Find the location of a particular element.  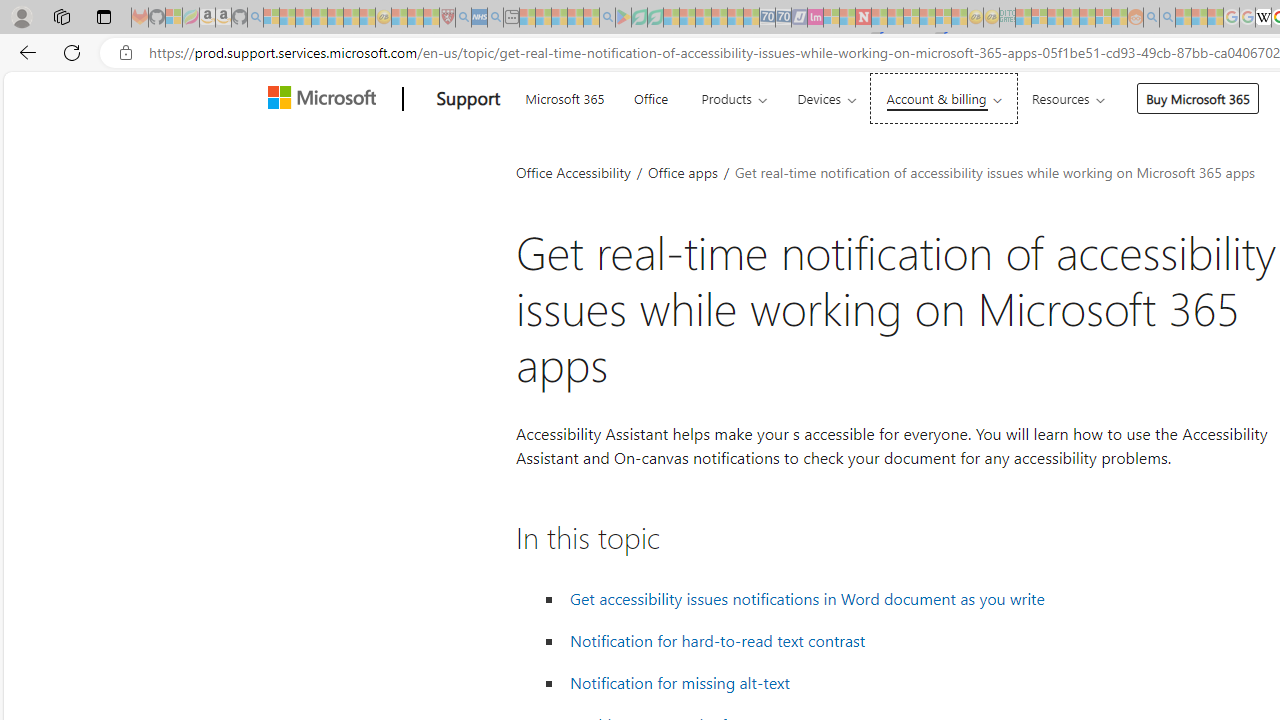

'Robert H. Shmerling, MD - Harvard Health - Sleeping' is located at coordinates (446, 17).